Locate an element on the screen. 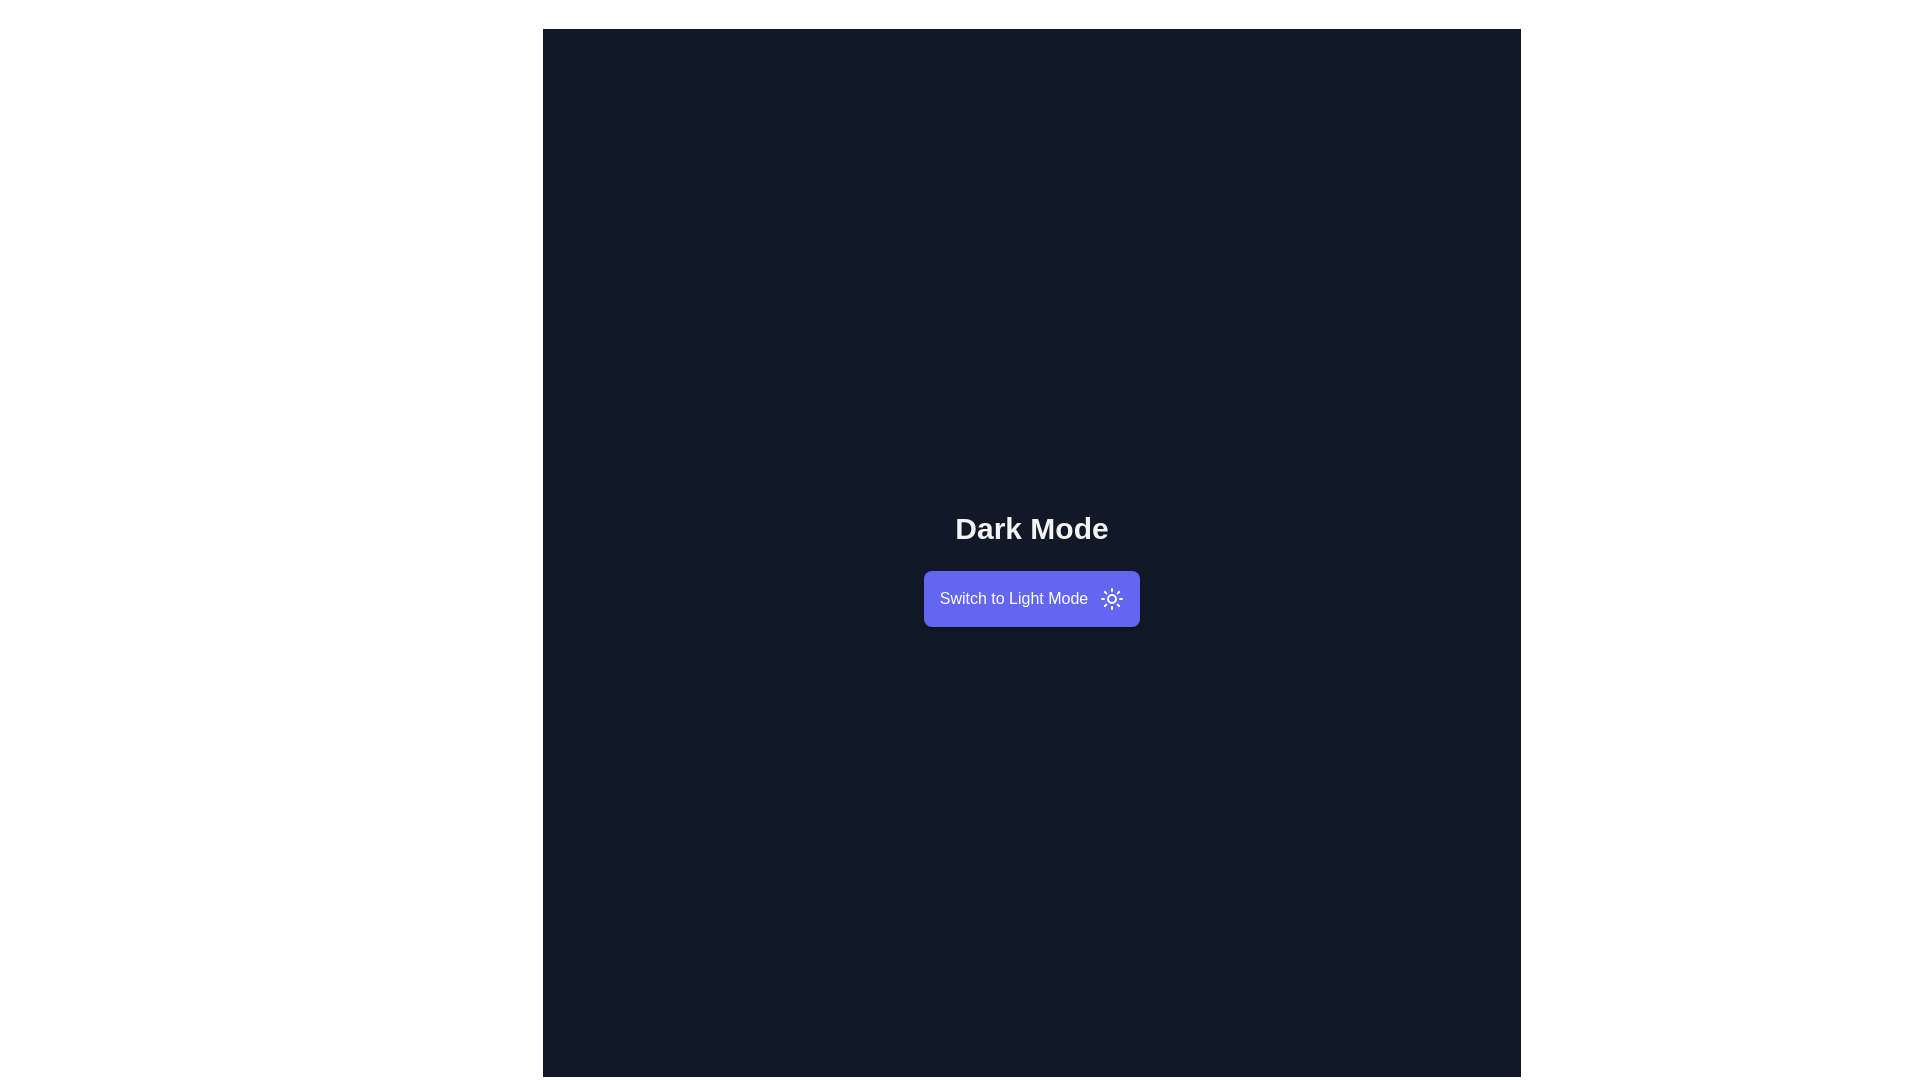 The width and height of the screenshot is (1920, 1080). the theme icon to toggle the theme is located at coordinates (1111, 597).